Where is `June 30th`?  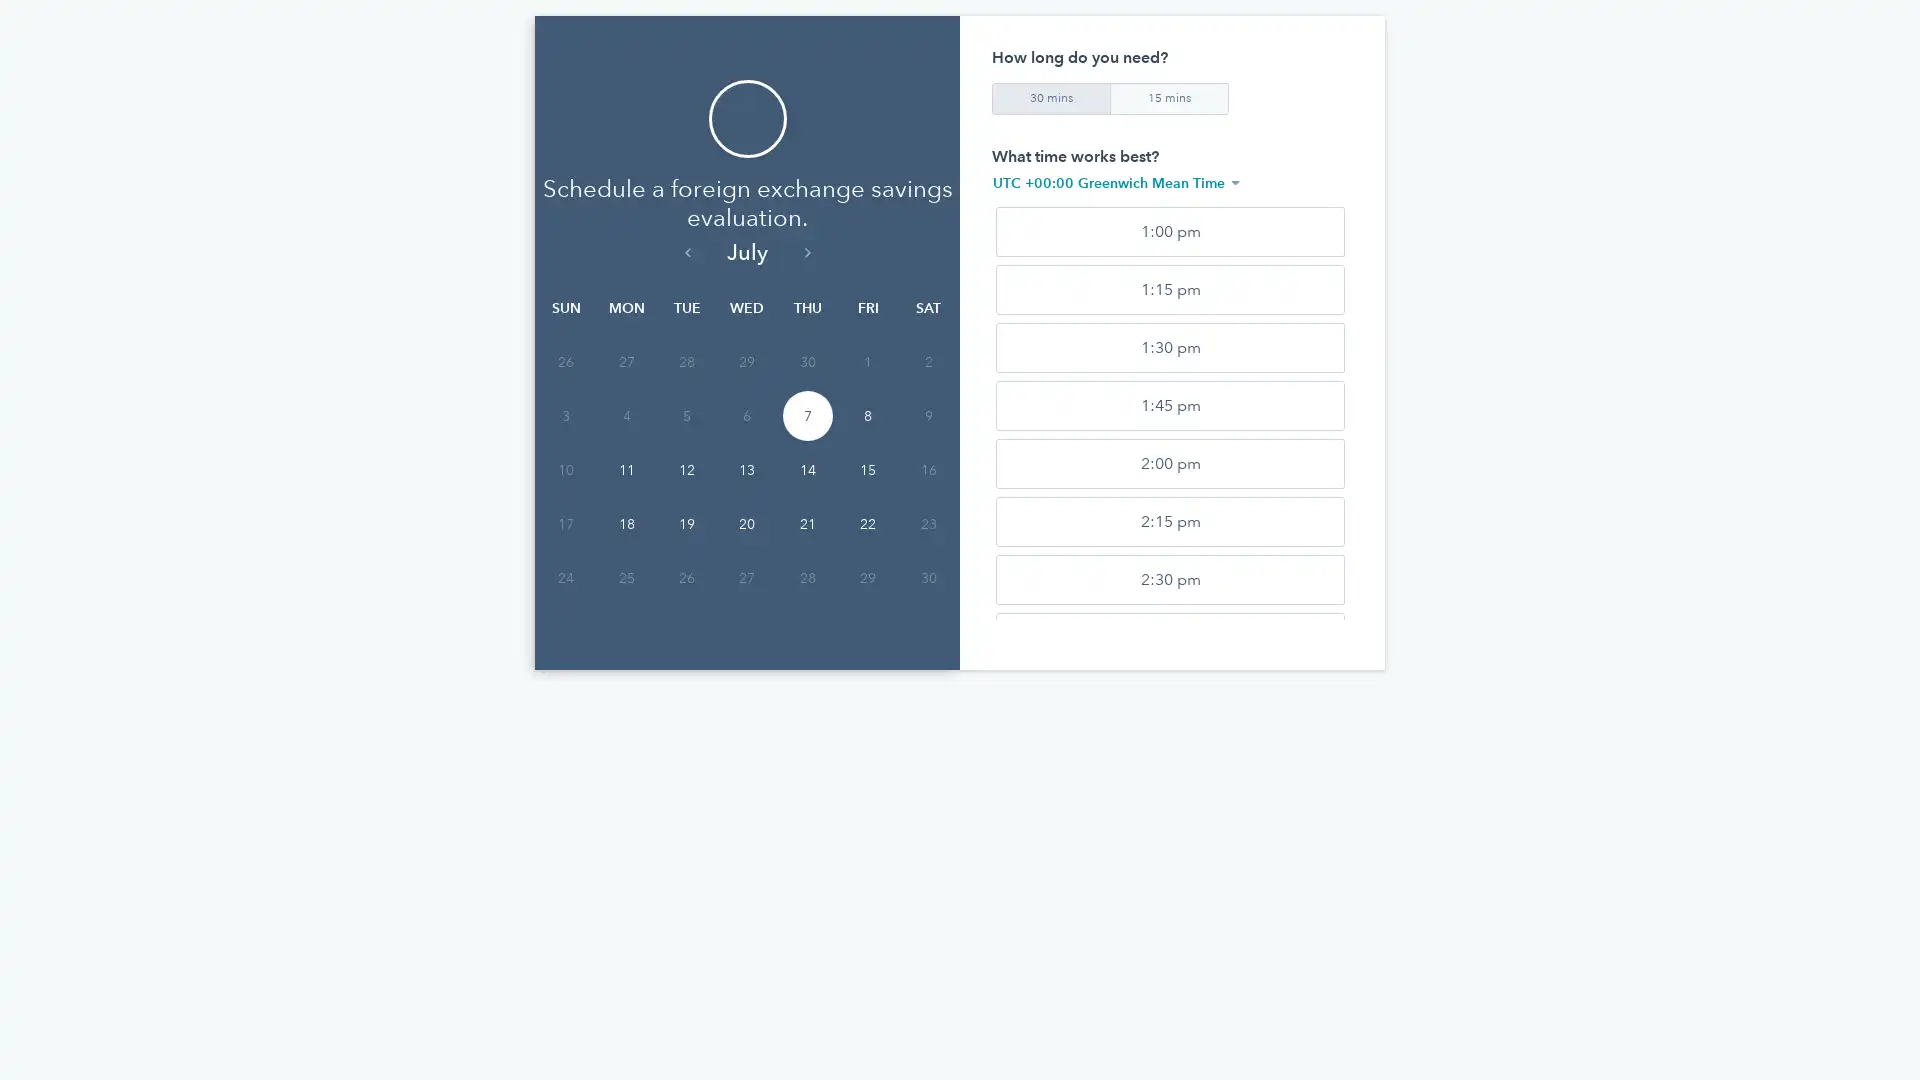
June 30th is located at coordinates (806, 362).